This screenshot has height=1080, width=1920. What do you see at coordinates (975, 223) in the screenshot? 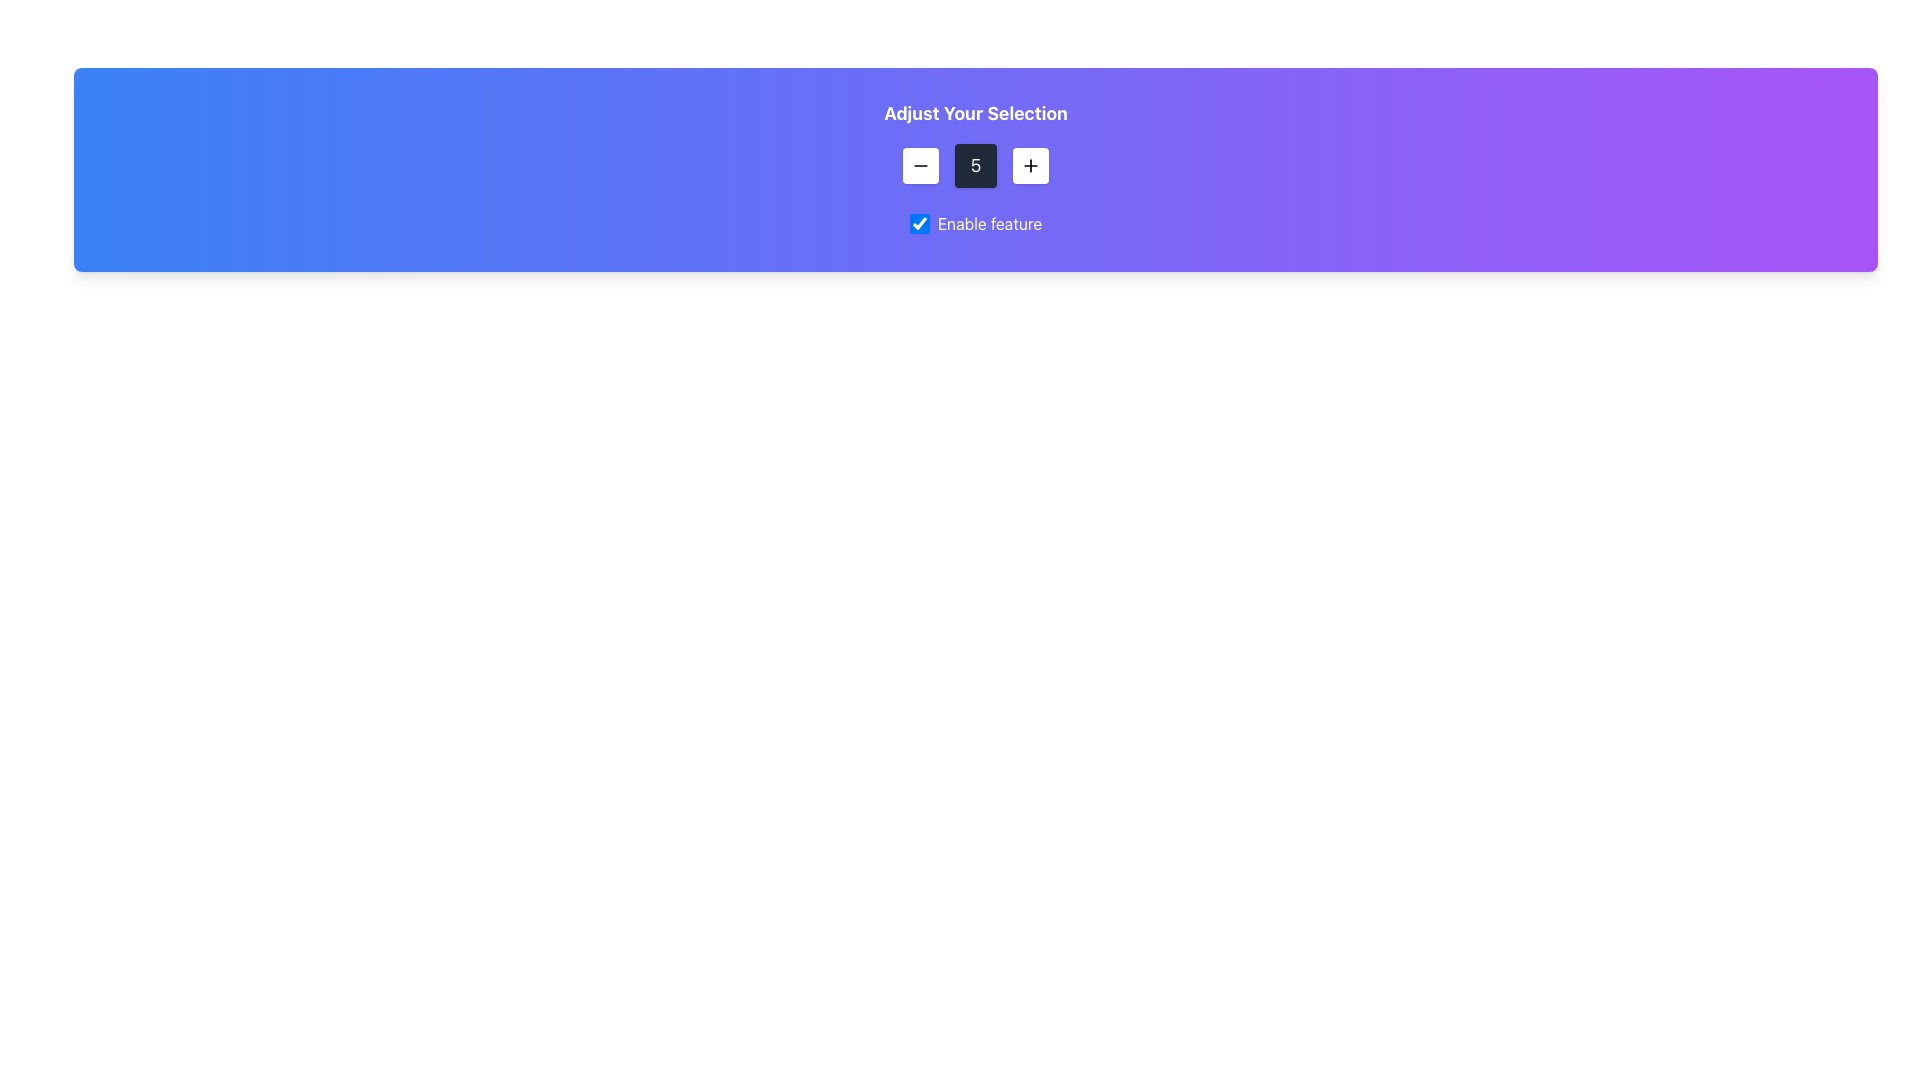
I see `the text label 'Enable feature' associated with the blue checkbox` at bounding box center [975, 223].